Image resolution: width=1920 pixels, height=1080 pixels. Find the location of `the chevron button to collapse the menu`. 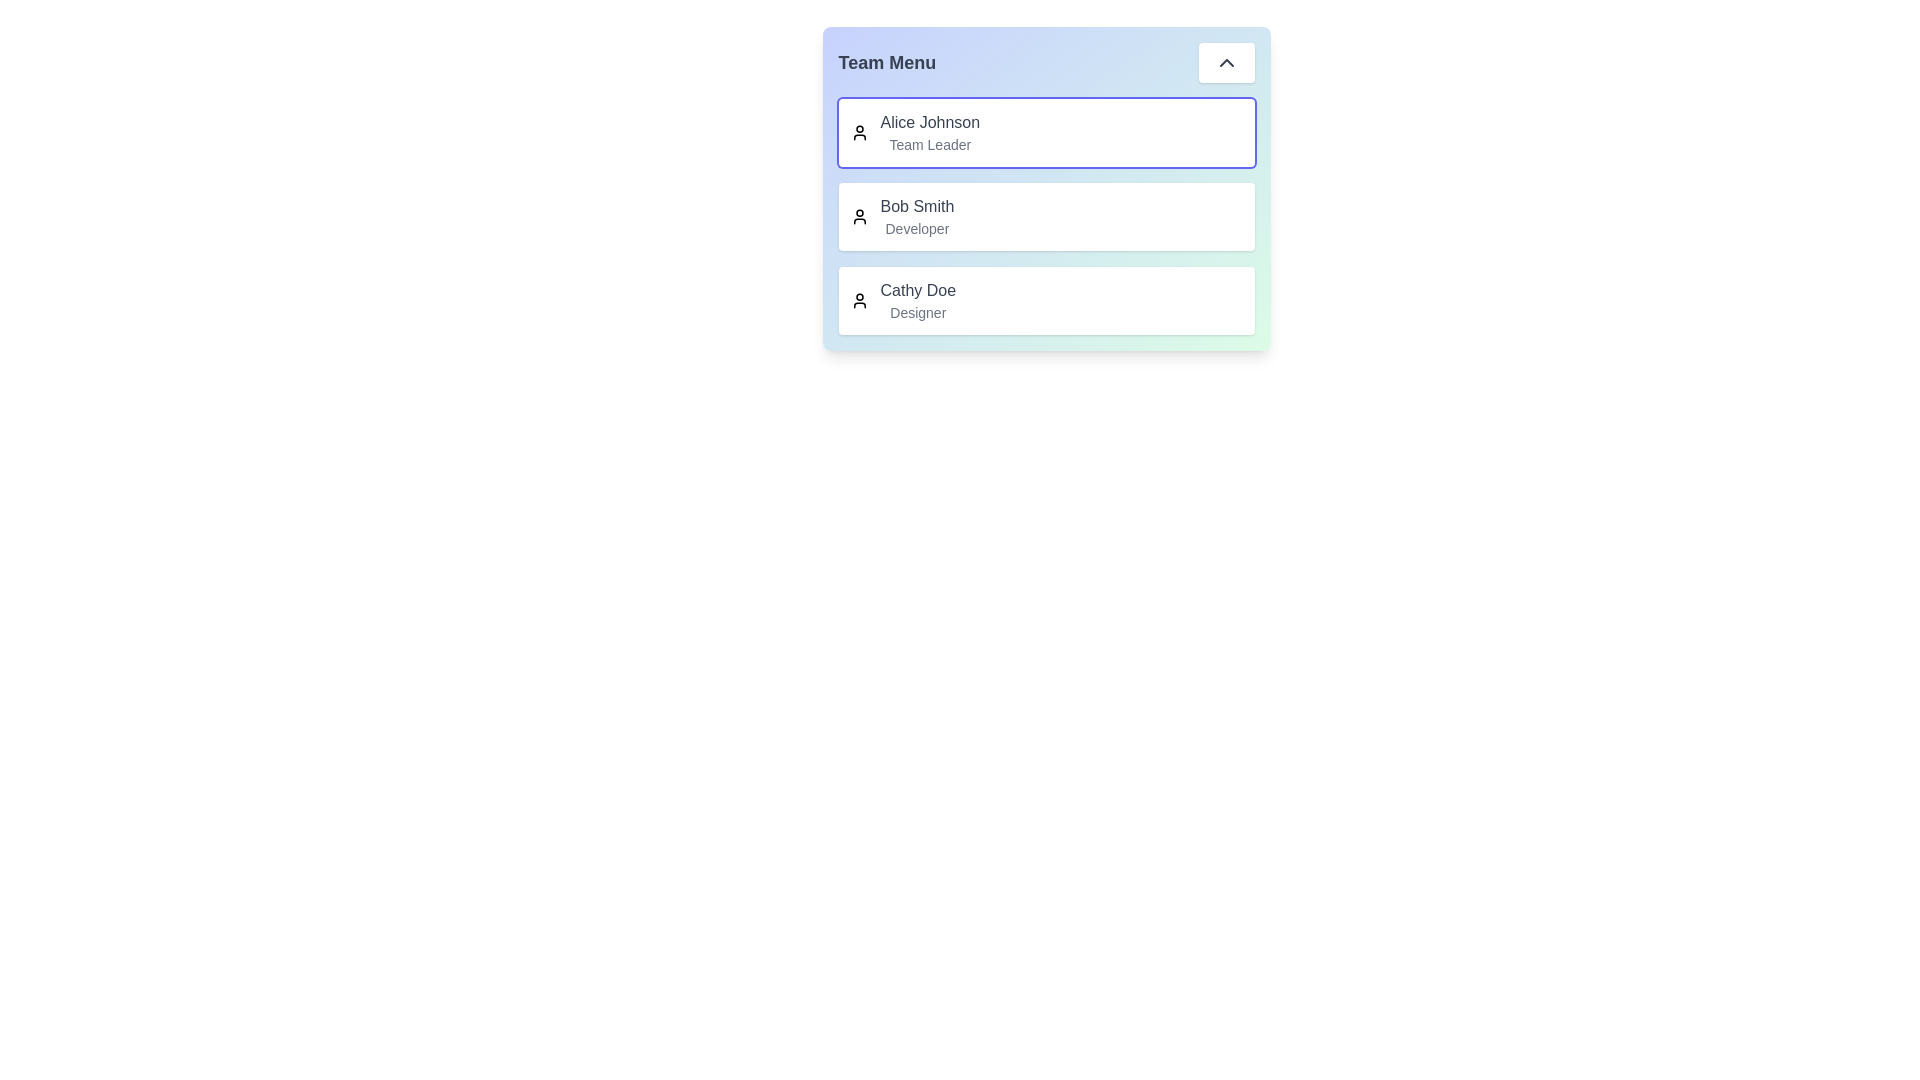

the chevron button to collapse the menu is located at coordinates (1225, 61).